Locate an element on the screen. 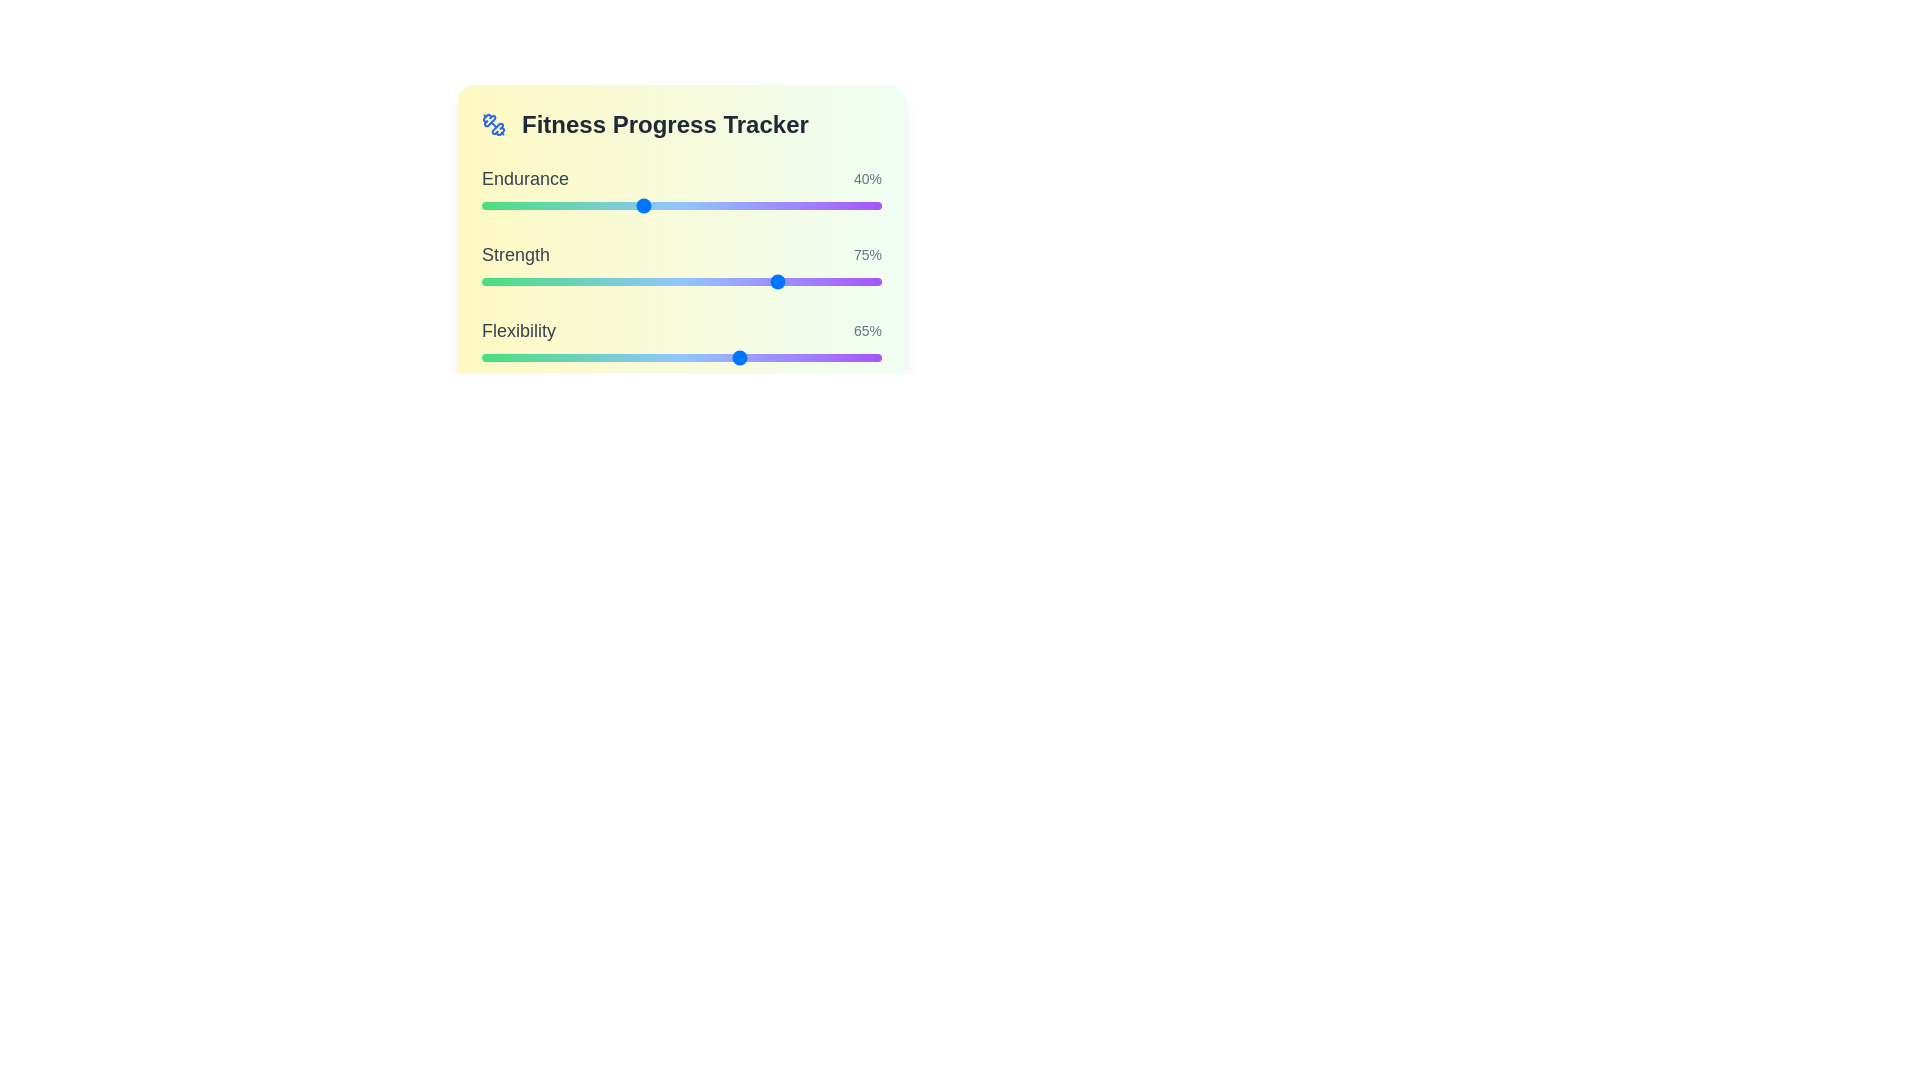 The width and height of the screenshot is (1920, 1080). the endurance value is located at coordinates (768, 205).